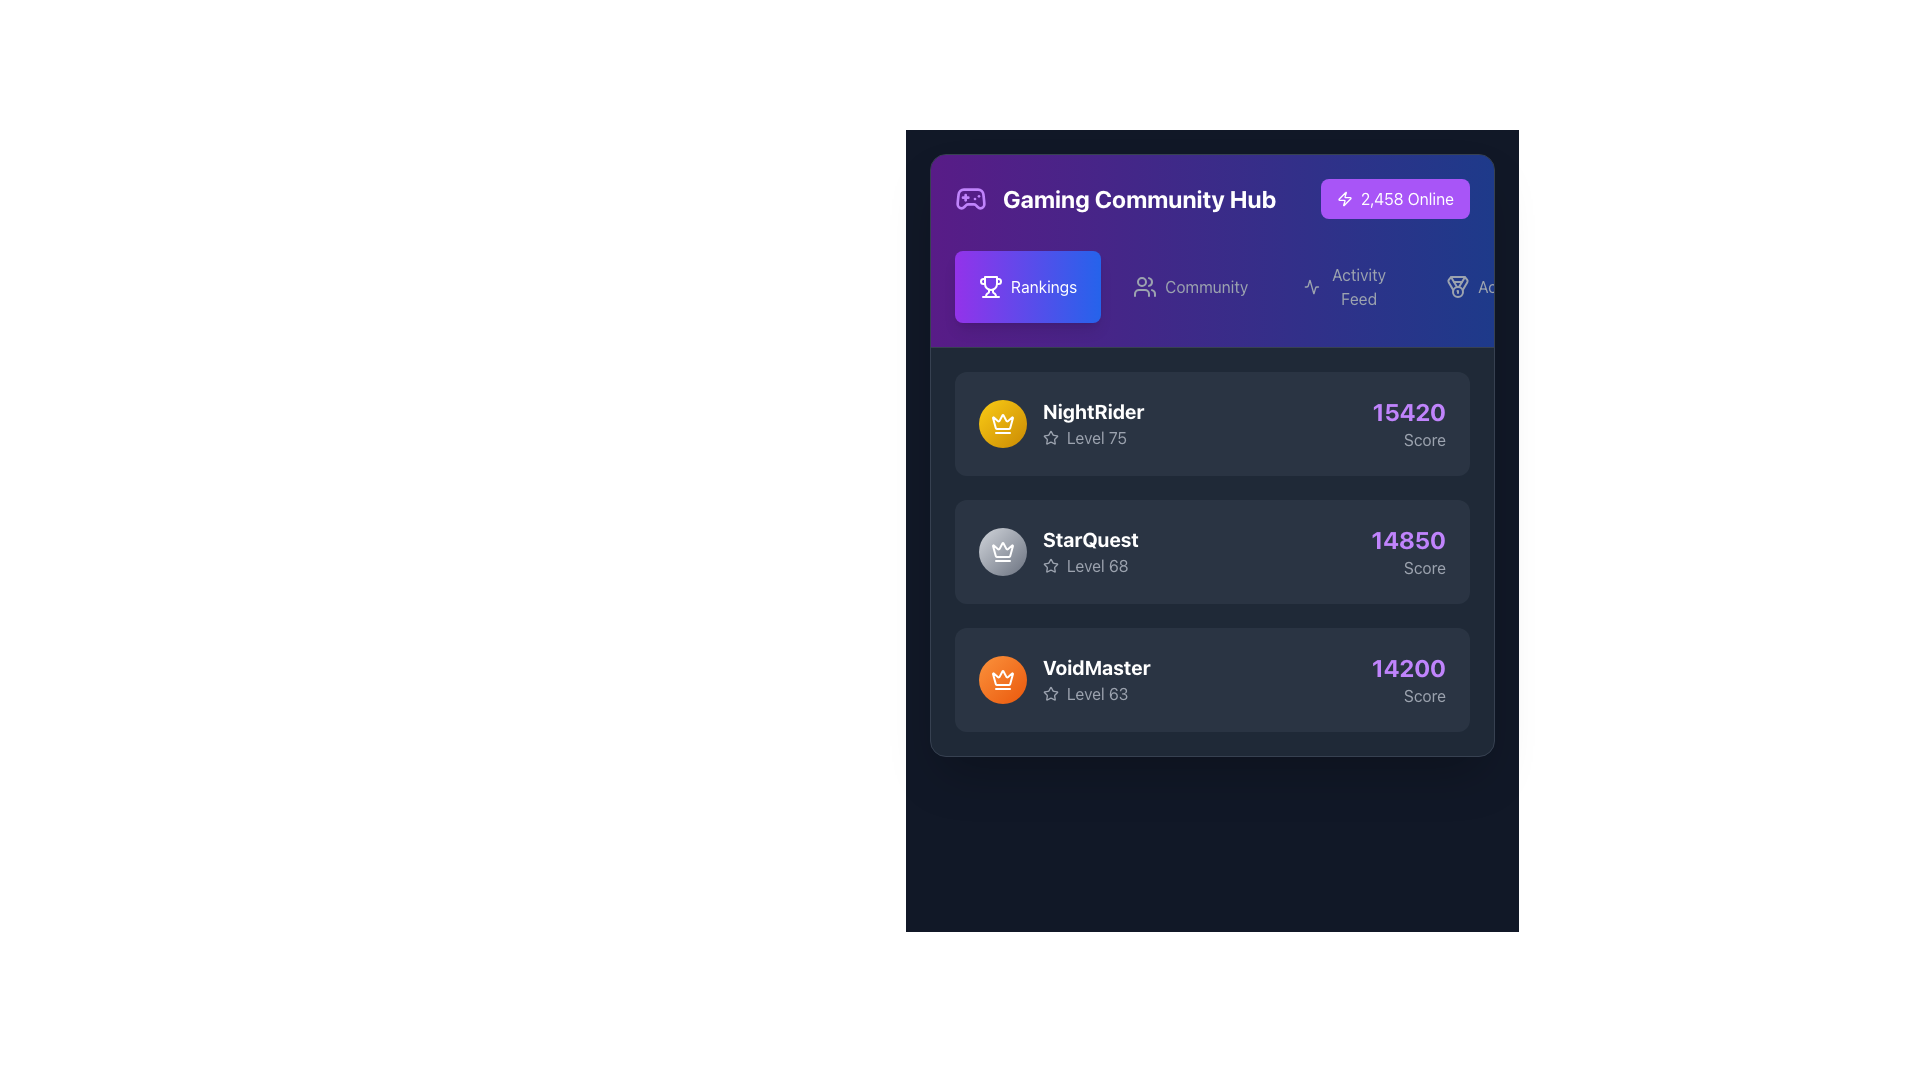 The height and width of the screenshot is (1080, 1920). Describe the element at coordinates (1205, 286) in the screenshot. I see `the 'Community' text label, which is styled in light text on a bluish background and is part of the navigation bar` at that location.